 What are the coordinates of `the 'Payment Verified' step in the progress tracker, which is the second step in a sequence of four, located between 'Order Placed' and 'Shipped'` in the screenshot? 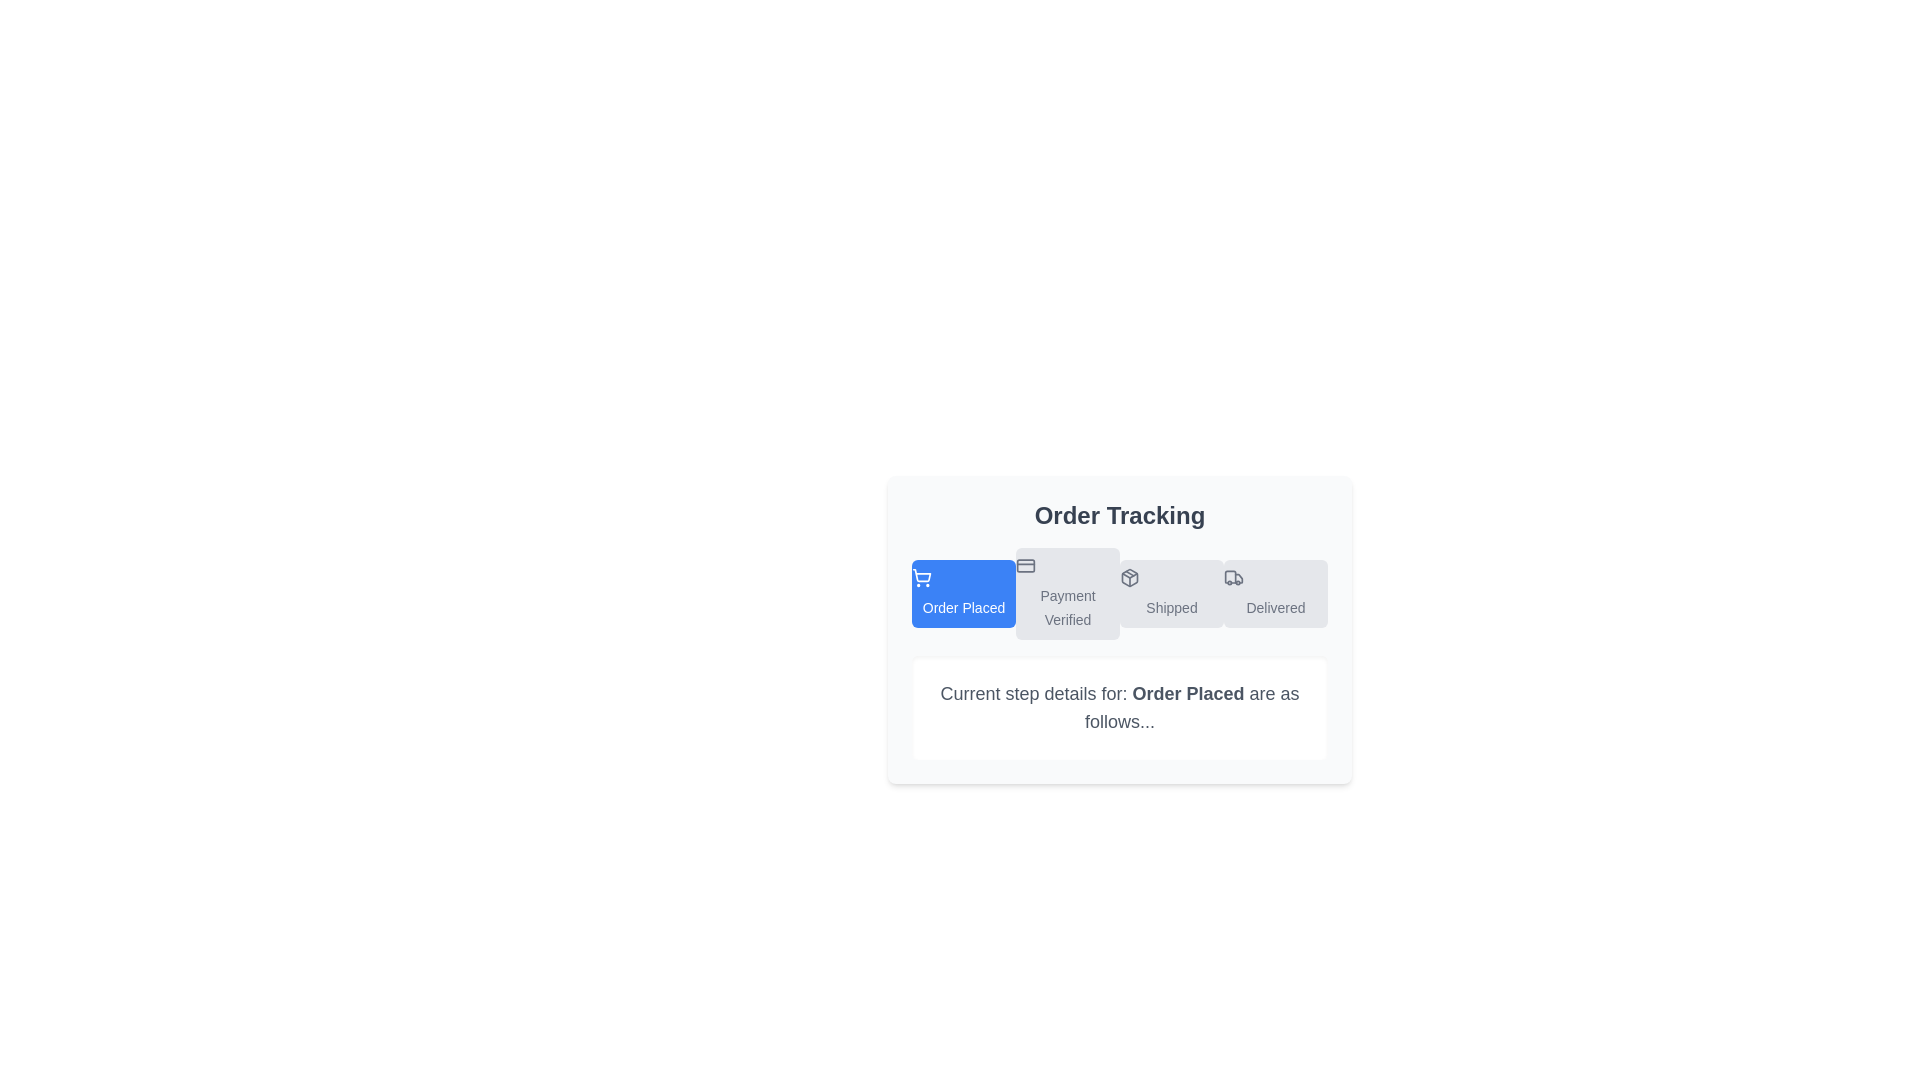 It's located at (1067, 593).